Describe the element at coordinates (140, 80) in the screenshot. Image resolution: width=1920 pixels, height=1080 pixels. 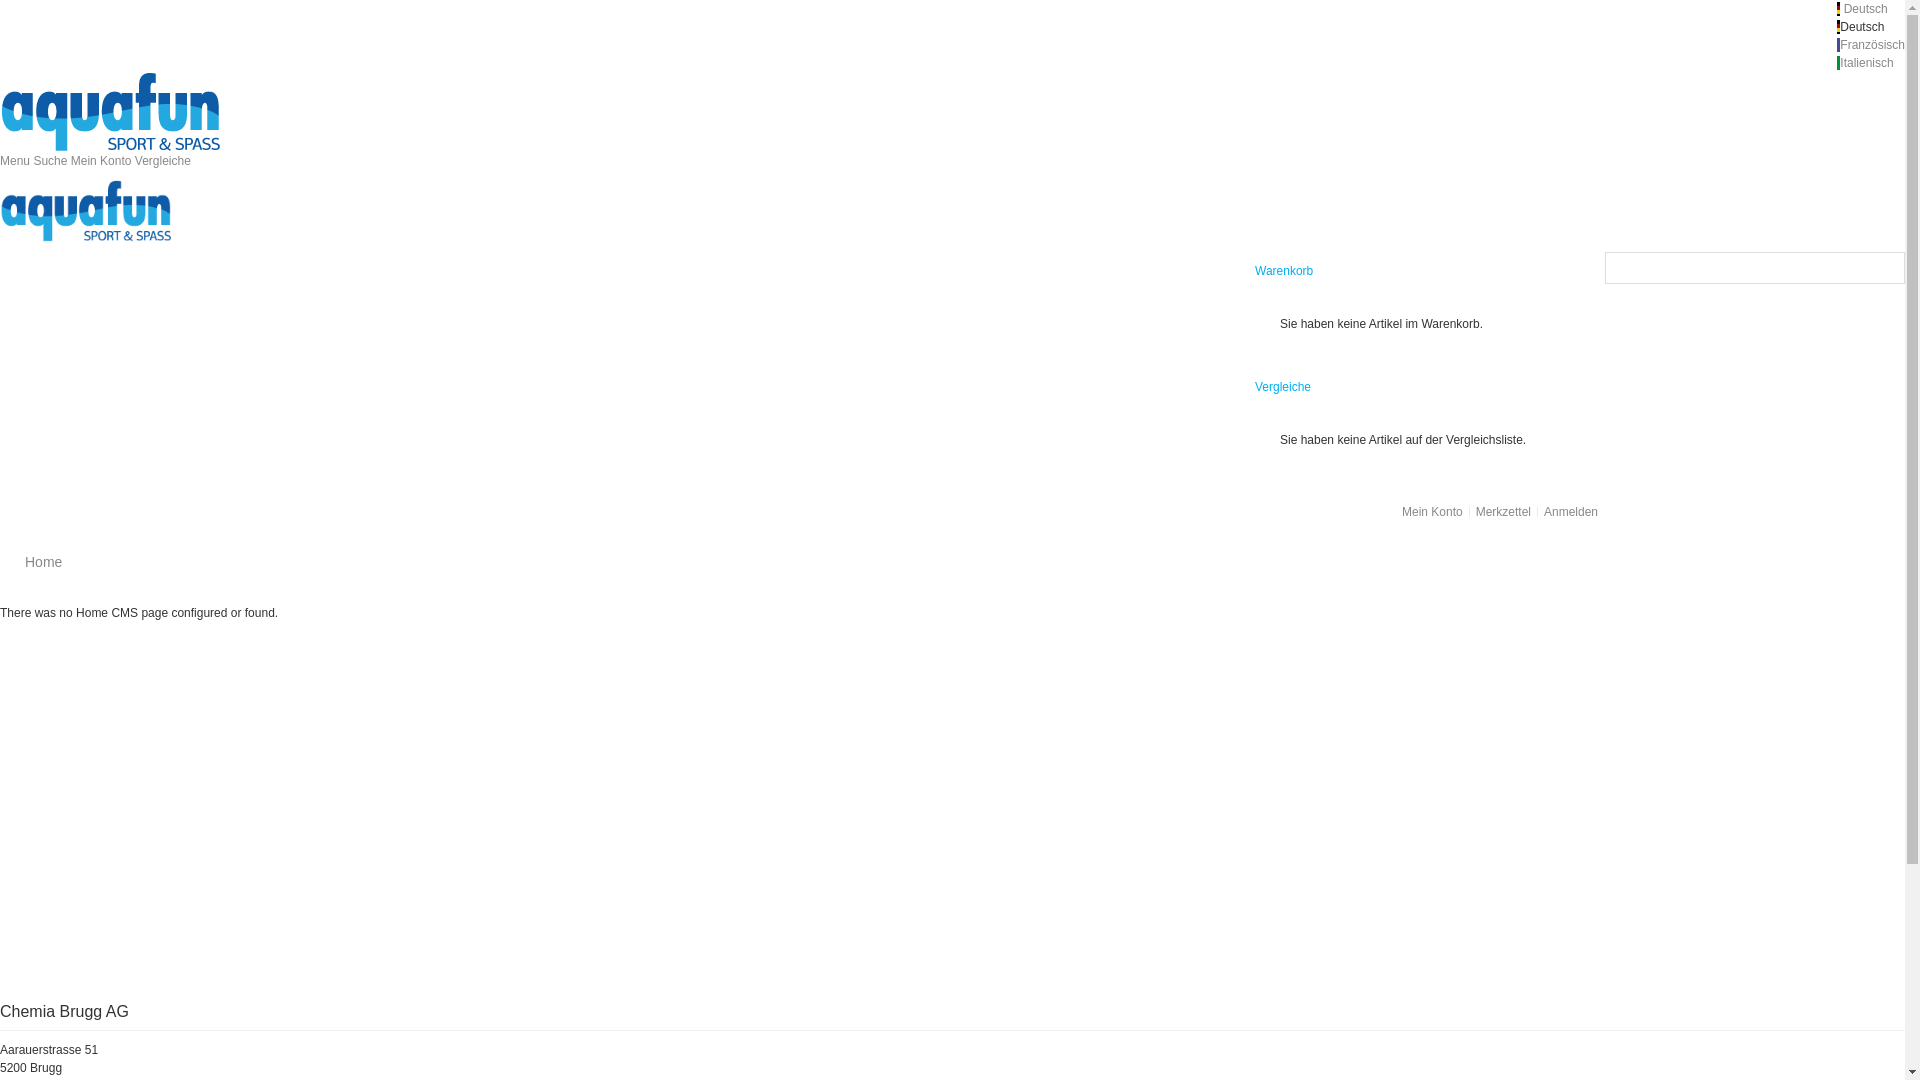
I see `'Magento Commerce'` at that location.